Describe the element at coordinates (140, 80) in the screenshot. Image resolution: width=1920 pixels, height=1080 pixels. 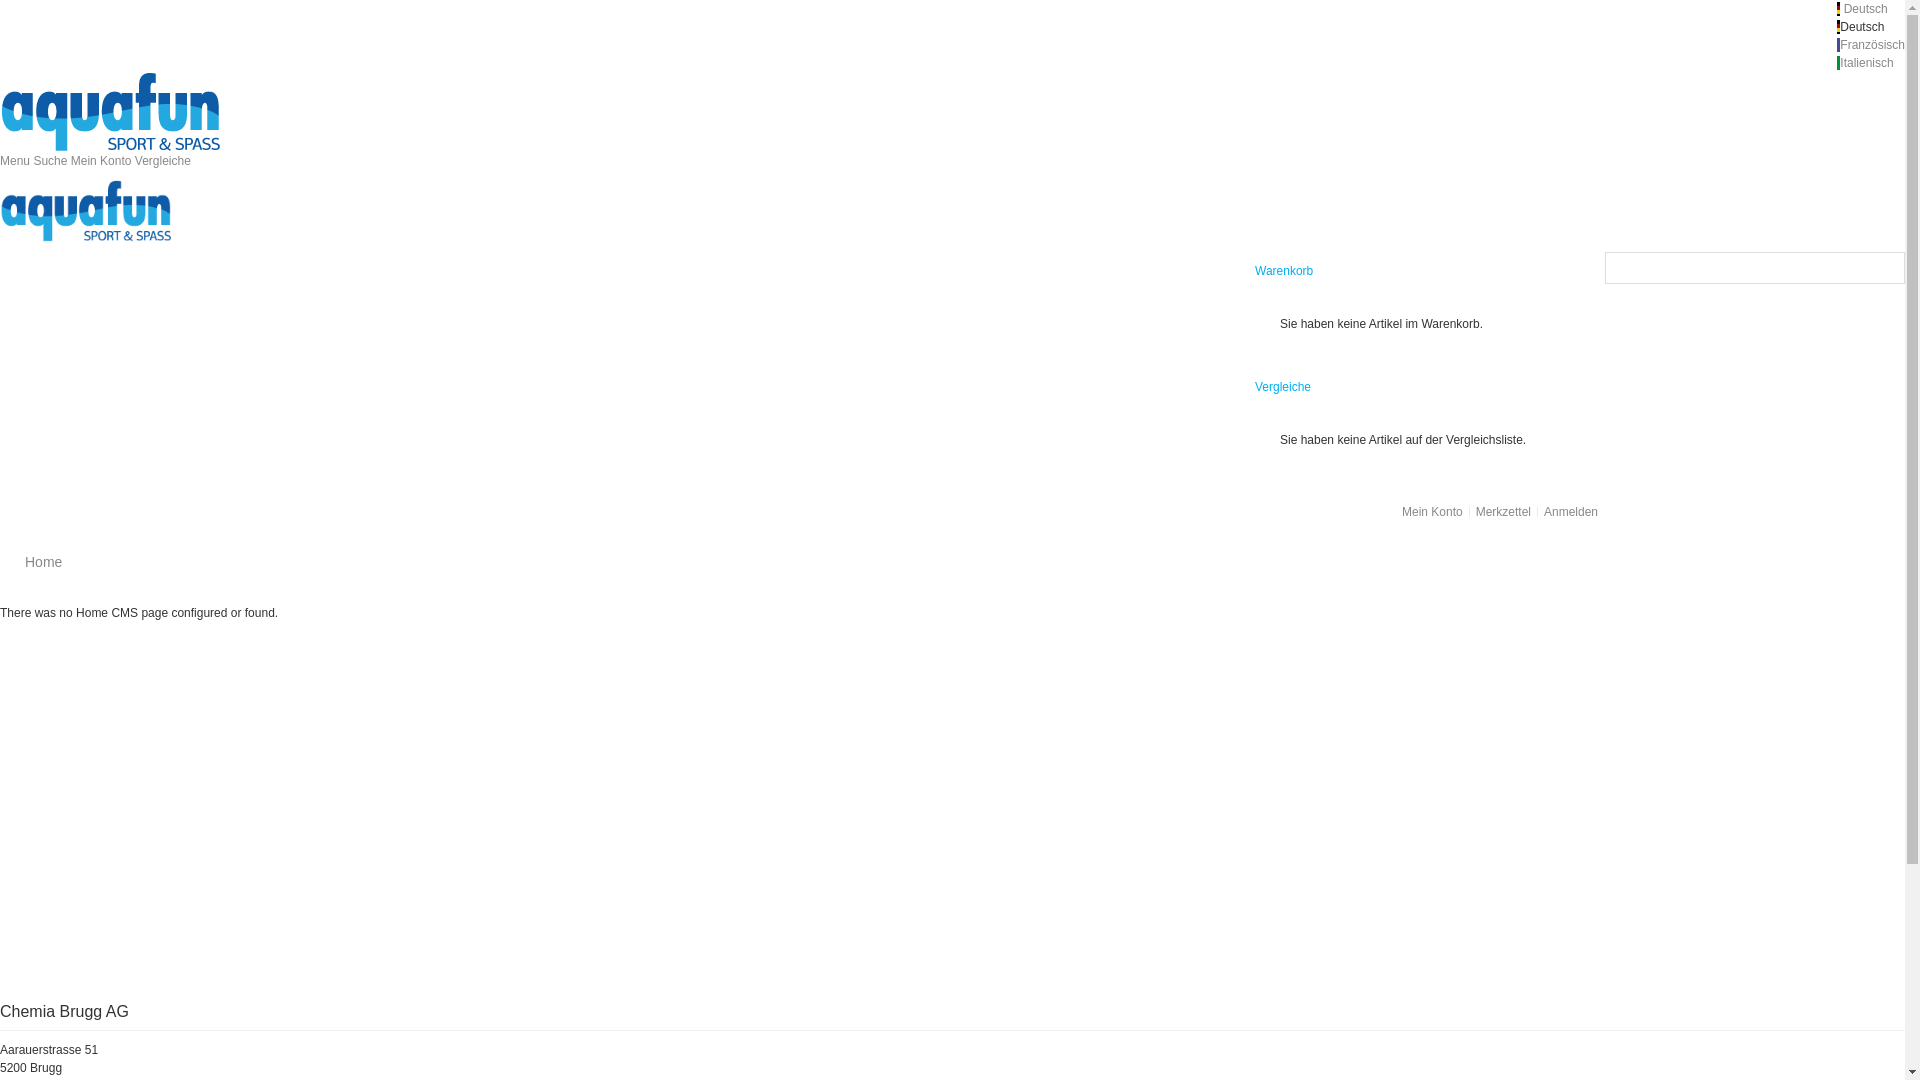
I see `'Magento Commerce'` at that location.